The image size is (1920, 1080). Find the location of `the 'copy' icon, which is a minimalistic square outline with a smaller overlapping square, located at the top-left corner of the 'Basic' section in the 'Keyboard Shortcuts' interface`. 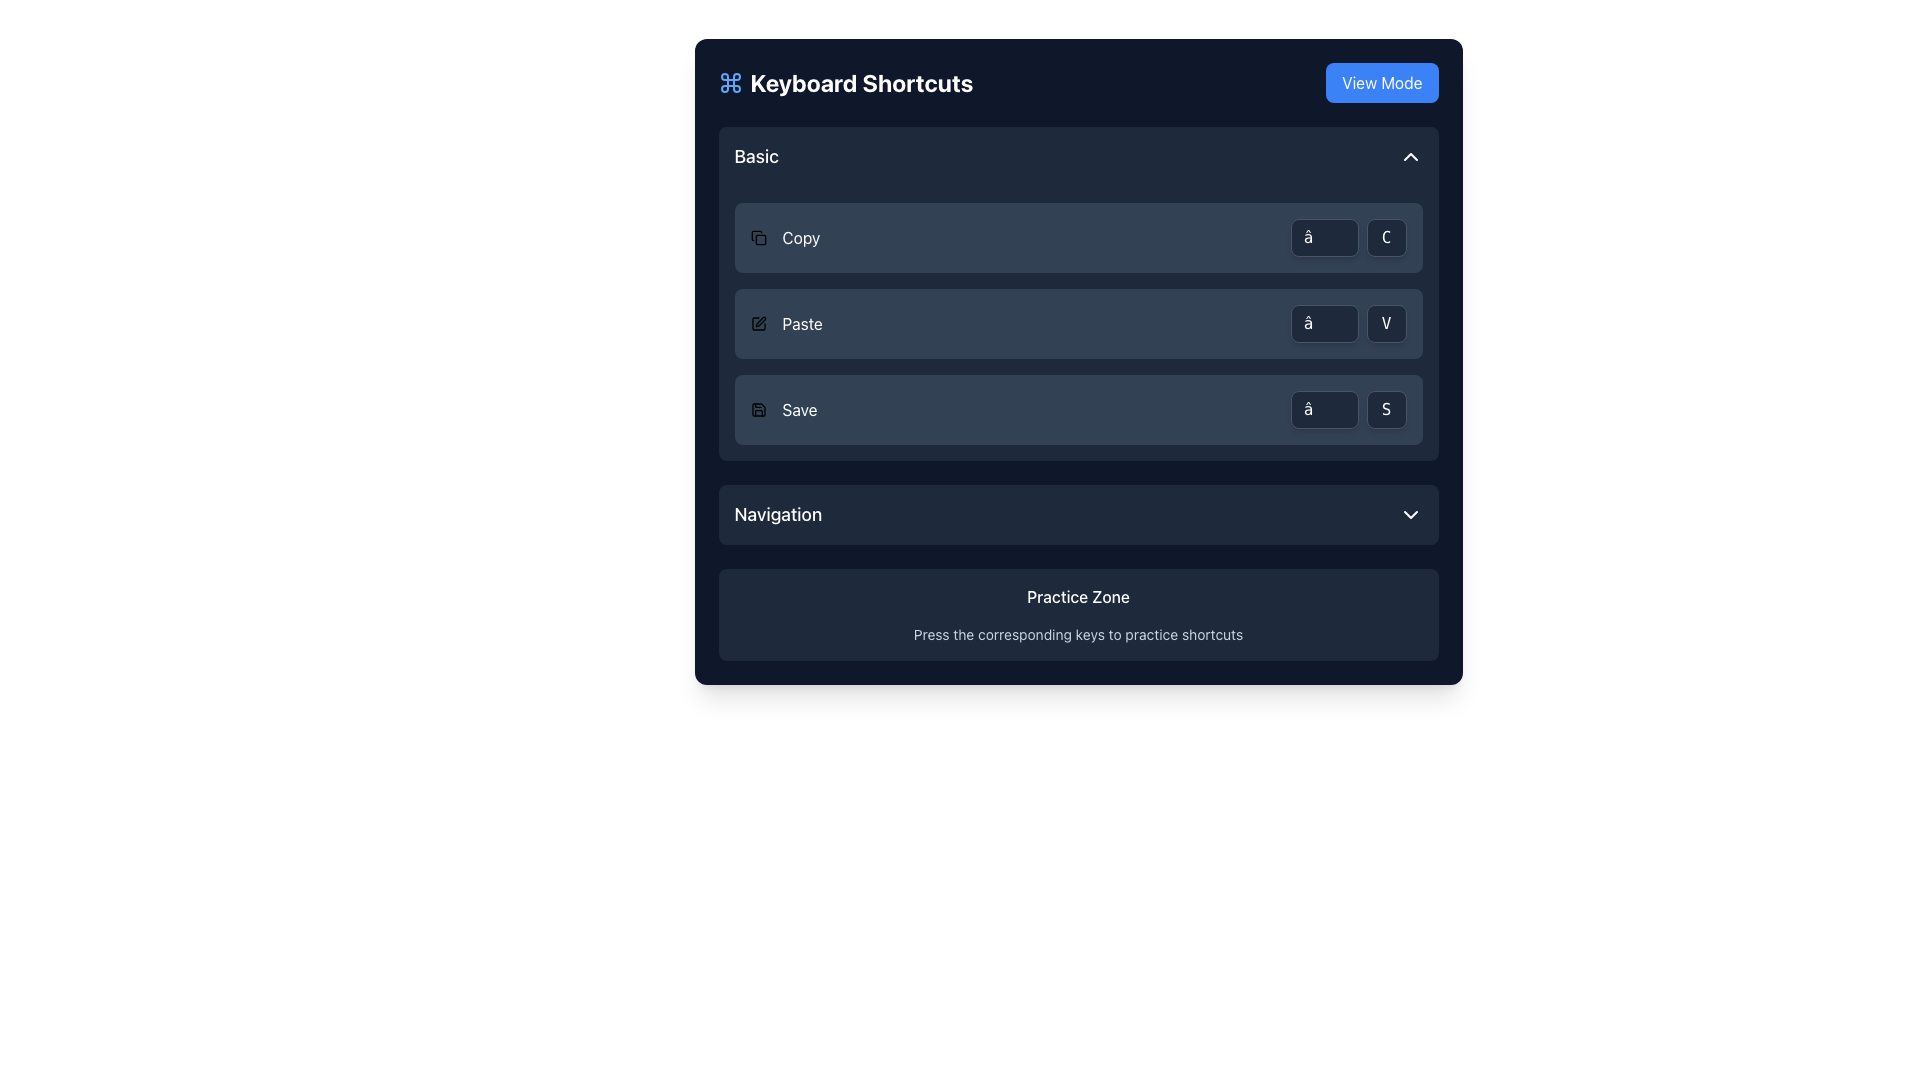

the 'copy' icon, which is a minimalistic square outline with a smaller overlapping square, located at the top-left corner of the 'Basic' section in the 'Keyboard Shortcuts' interface is located at coordinates (757, 237).